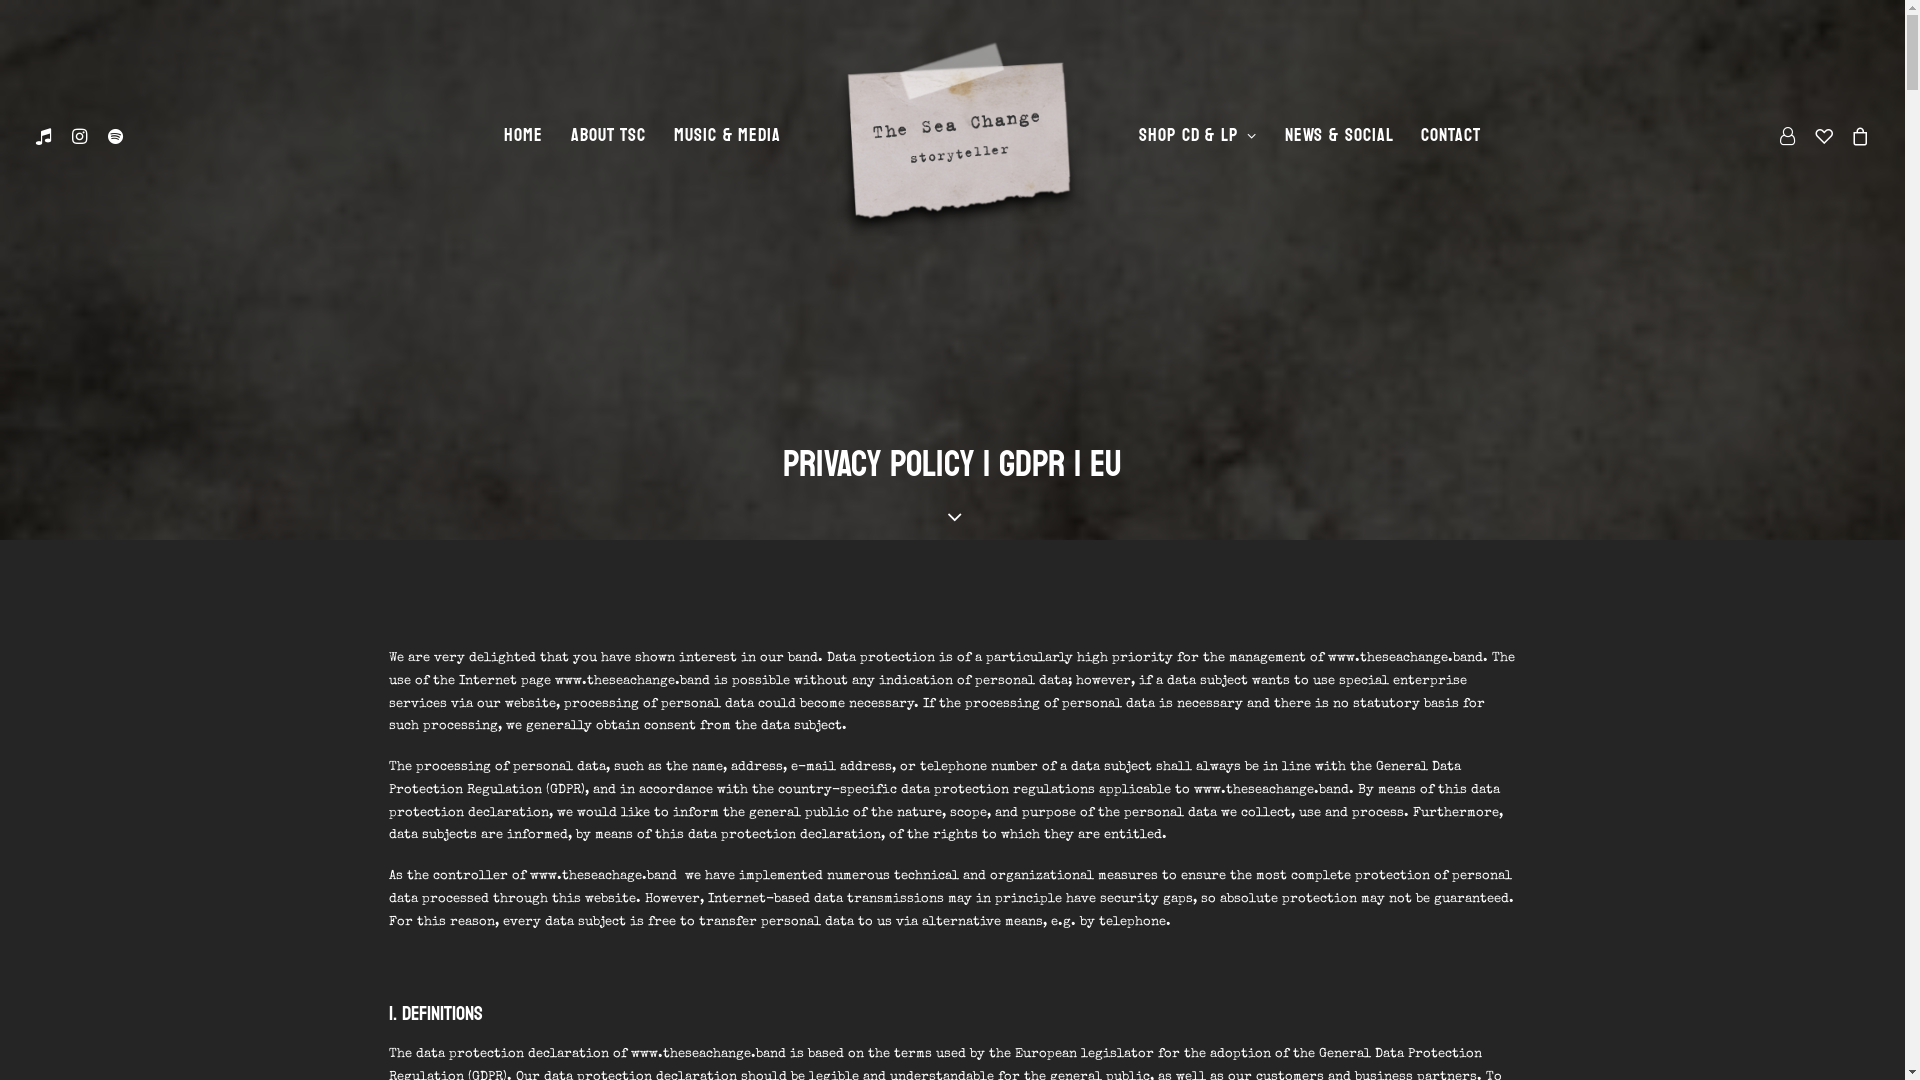  Describe the element at coordinates (1855, 135) in the screenshot. I see `'cart'` at that location.